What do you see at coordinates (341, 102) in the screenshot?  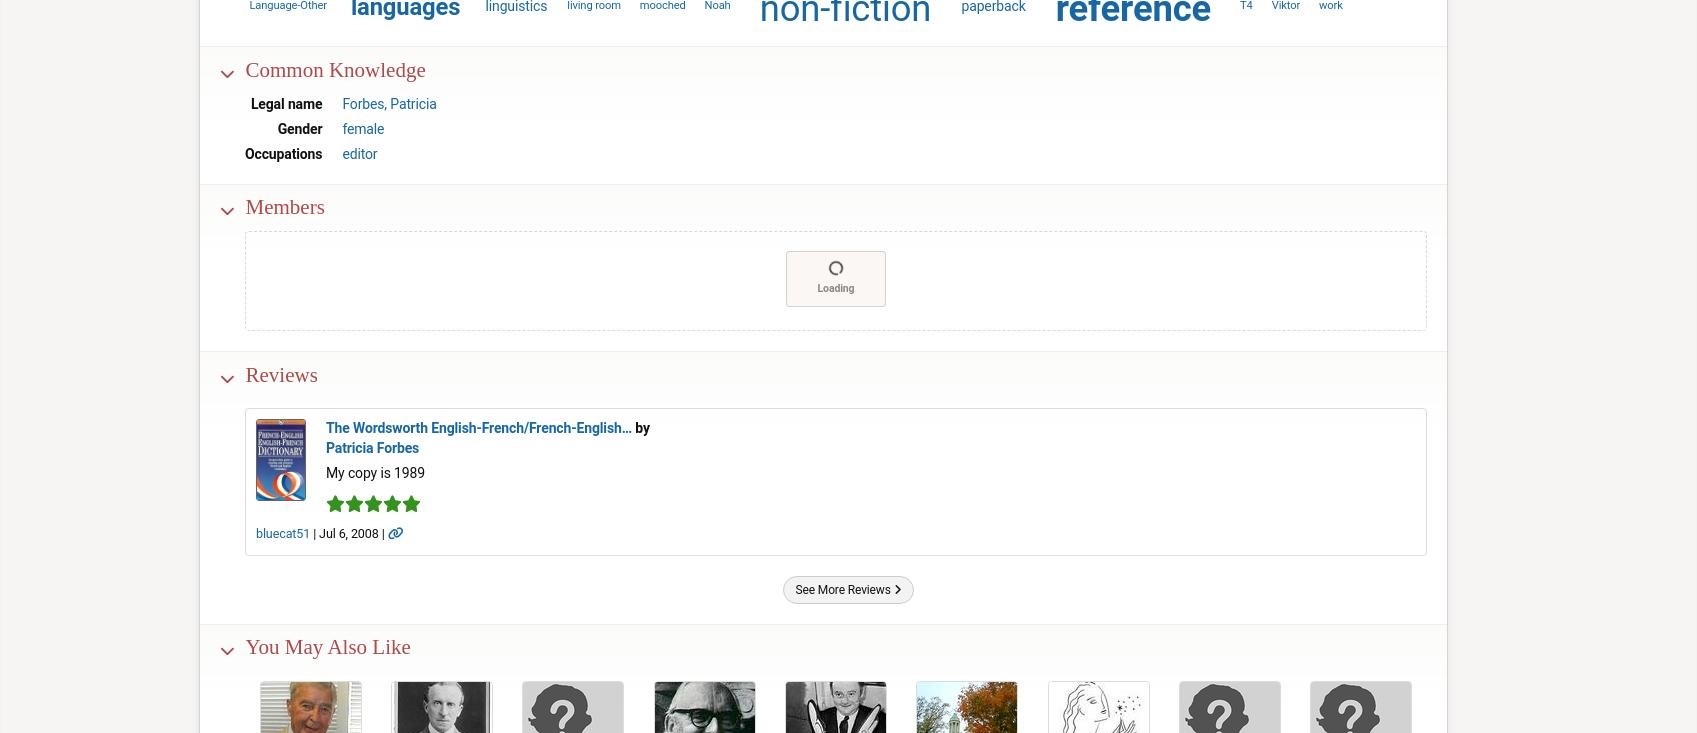 I see `'Forbes, Patricia'` at bounding box center [341, 102].